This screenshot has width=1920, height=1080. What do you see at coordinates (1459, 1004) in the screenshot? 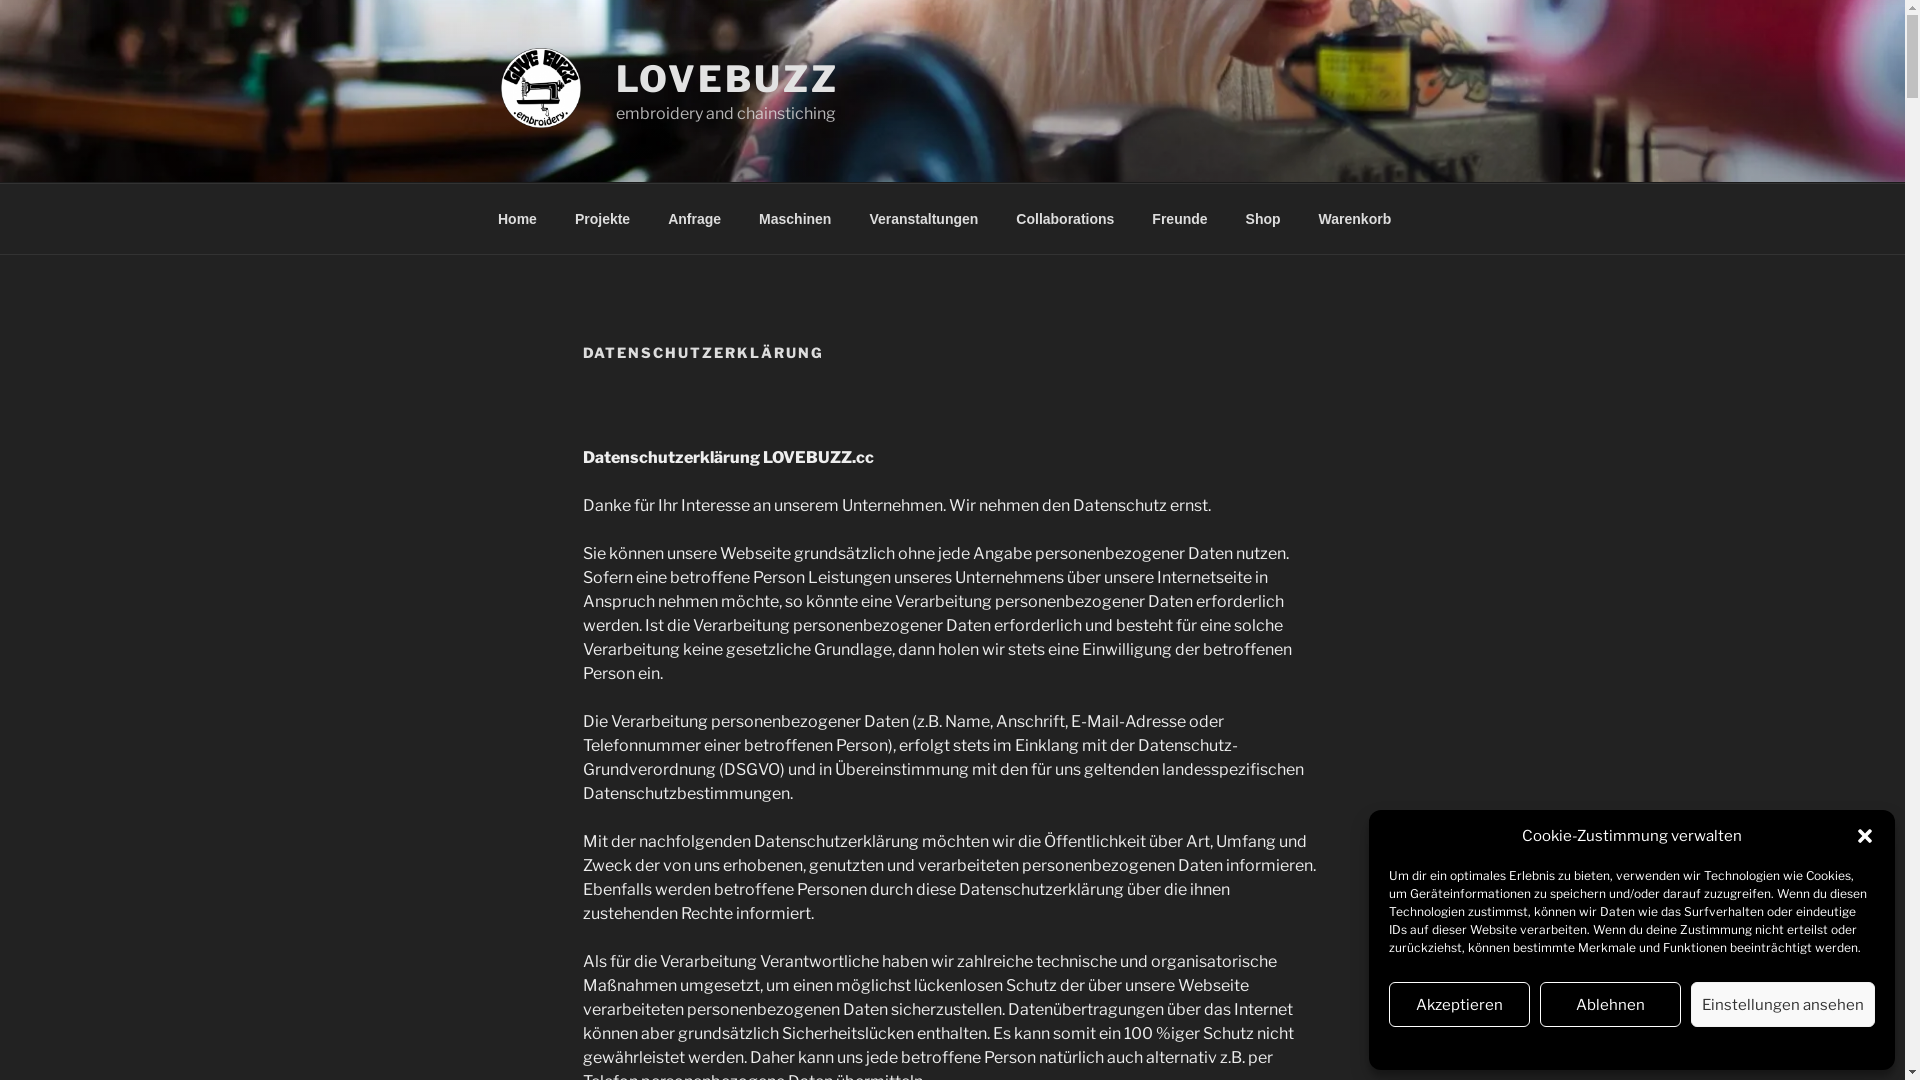
I see `'Akzeptieren'` at bounding box center [1459, 1004].